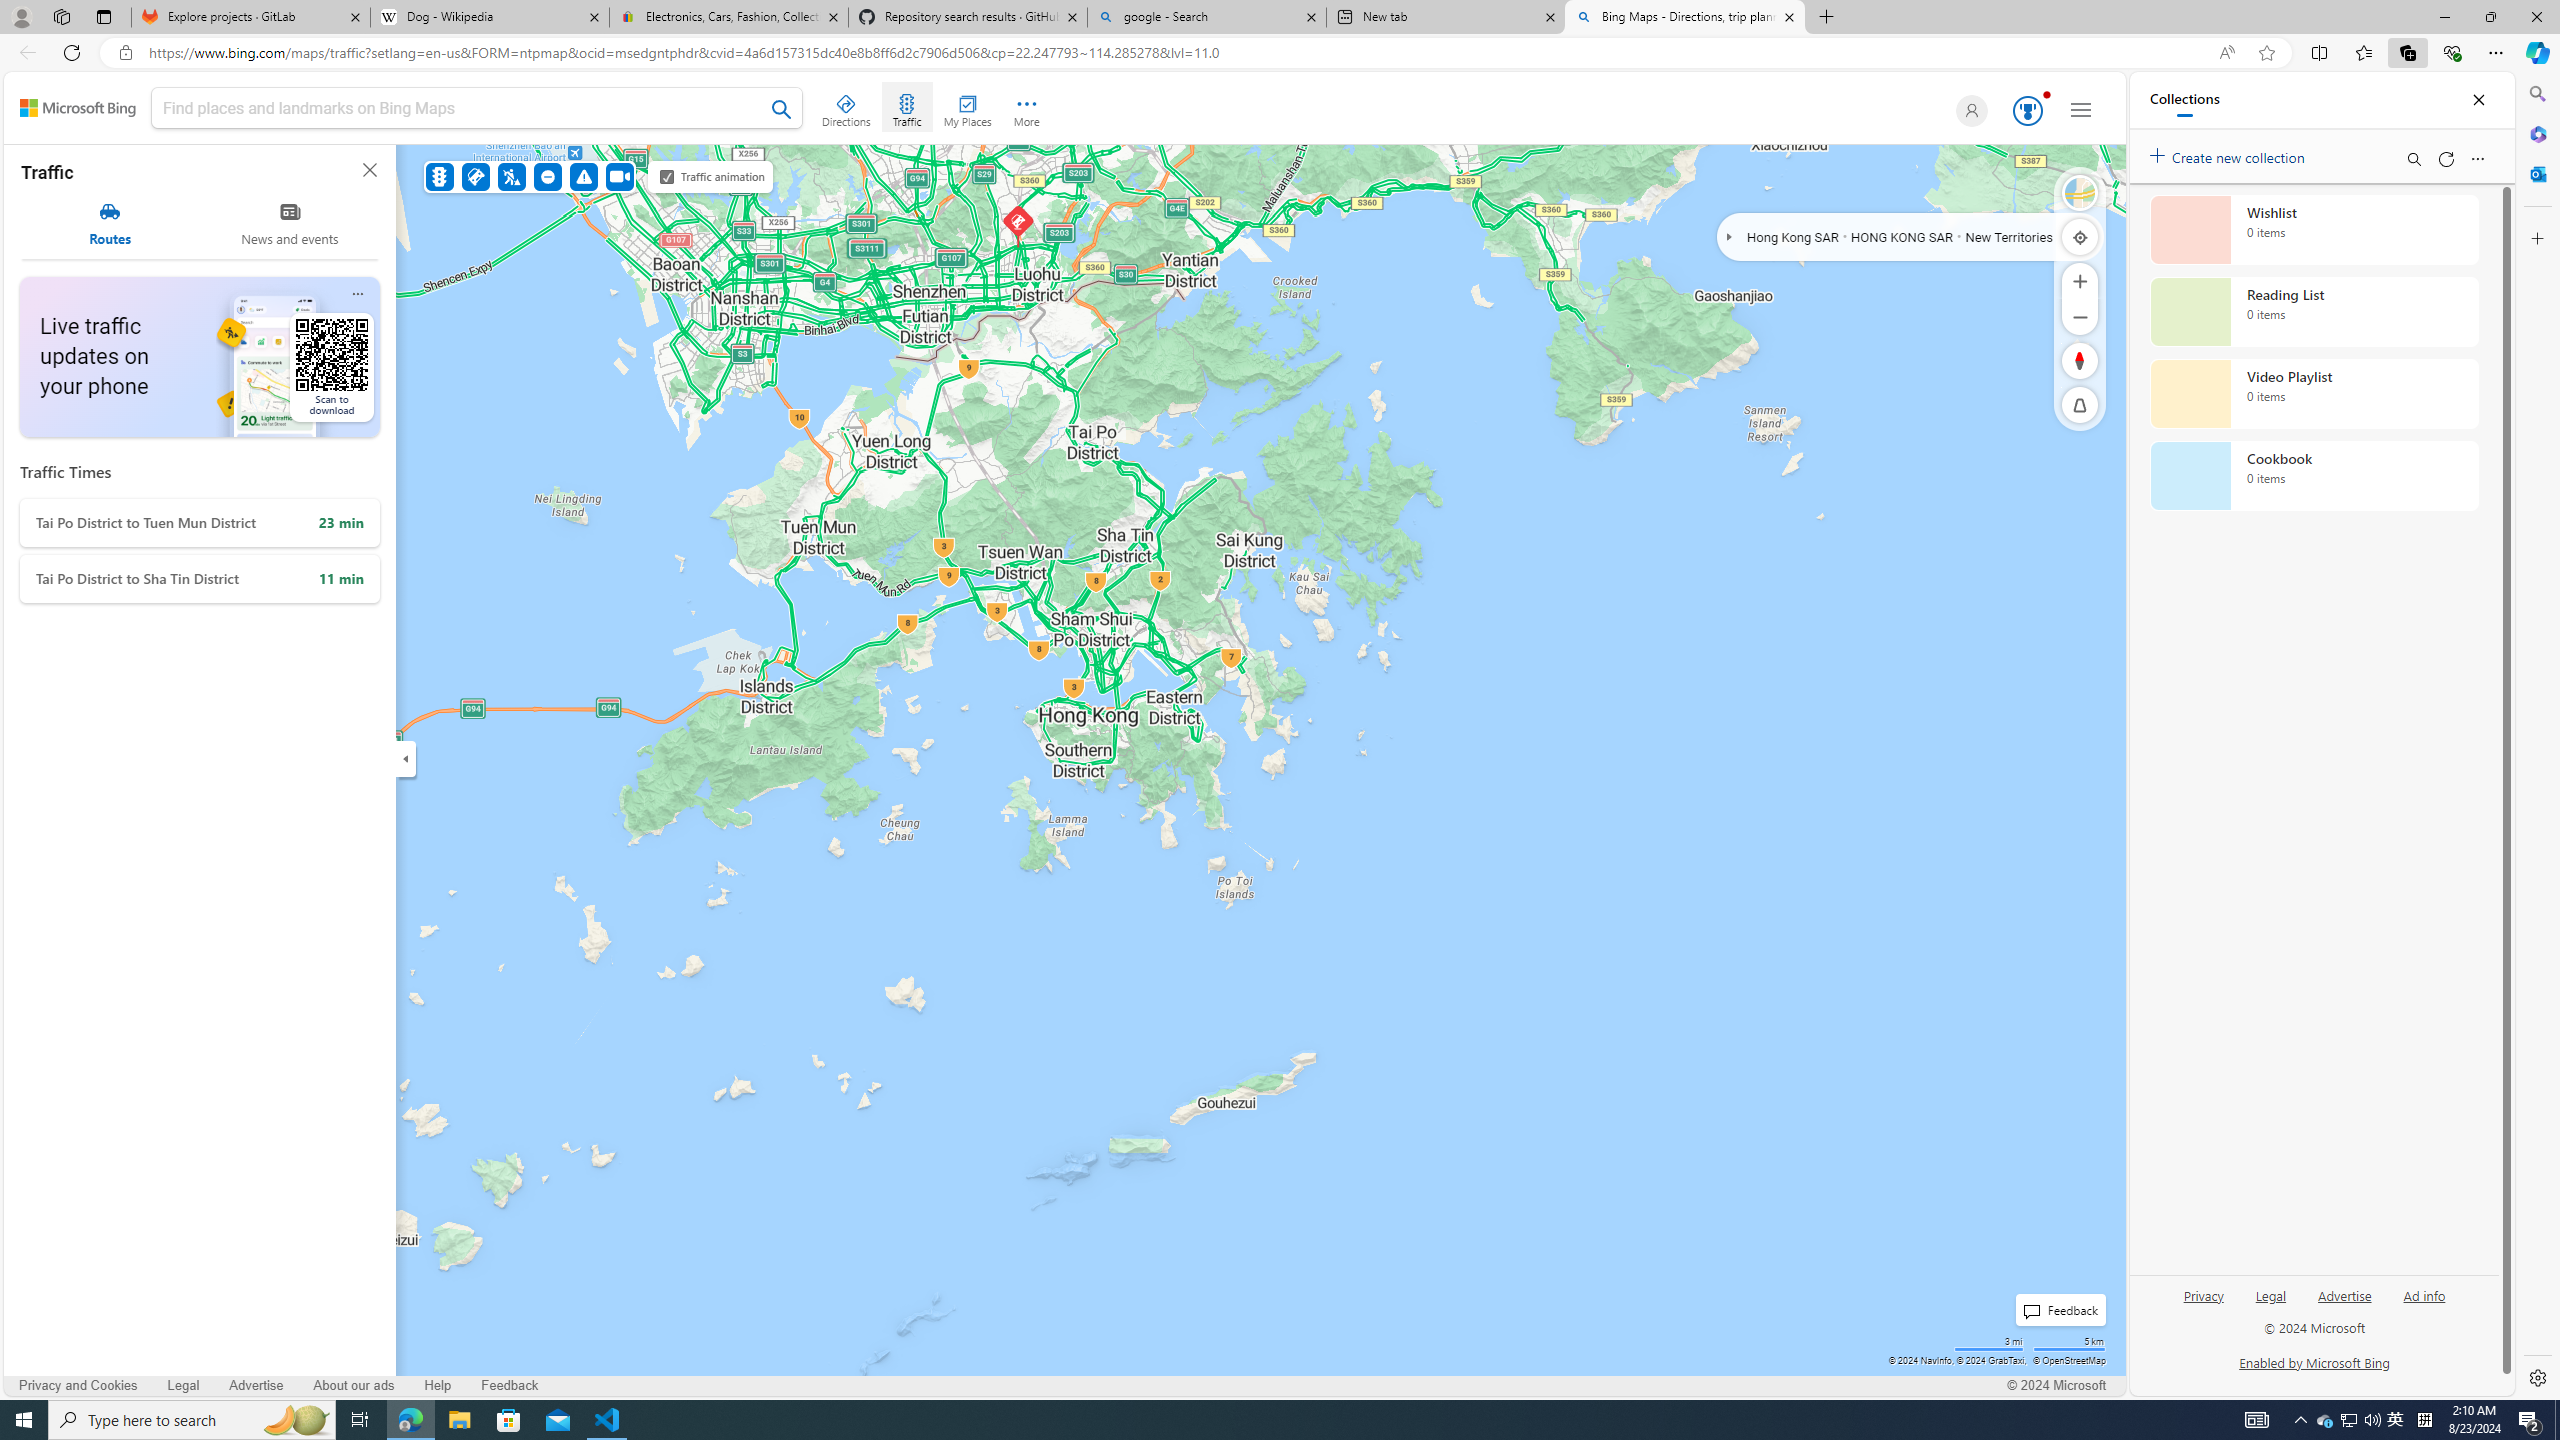  What do you see at coordinates (199, 356) in the screenshot?
I see `'Live traffic updates on your phone Scan to download'` at bounding box center [199, 356].